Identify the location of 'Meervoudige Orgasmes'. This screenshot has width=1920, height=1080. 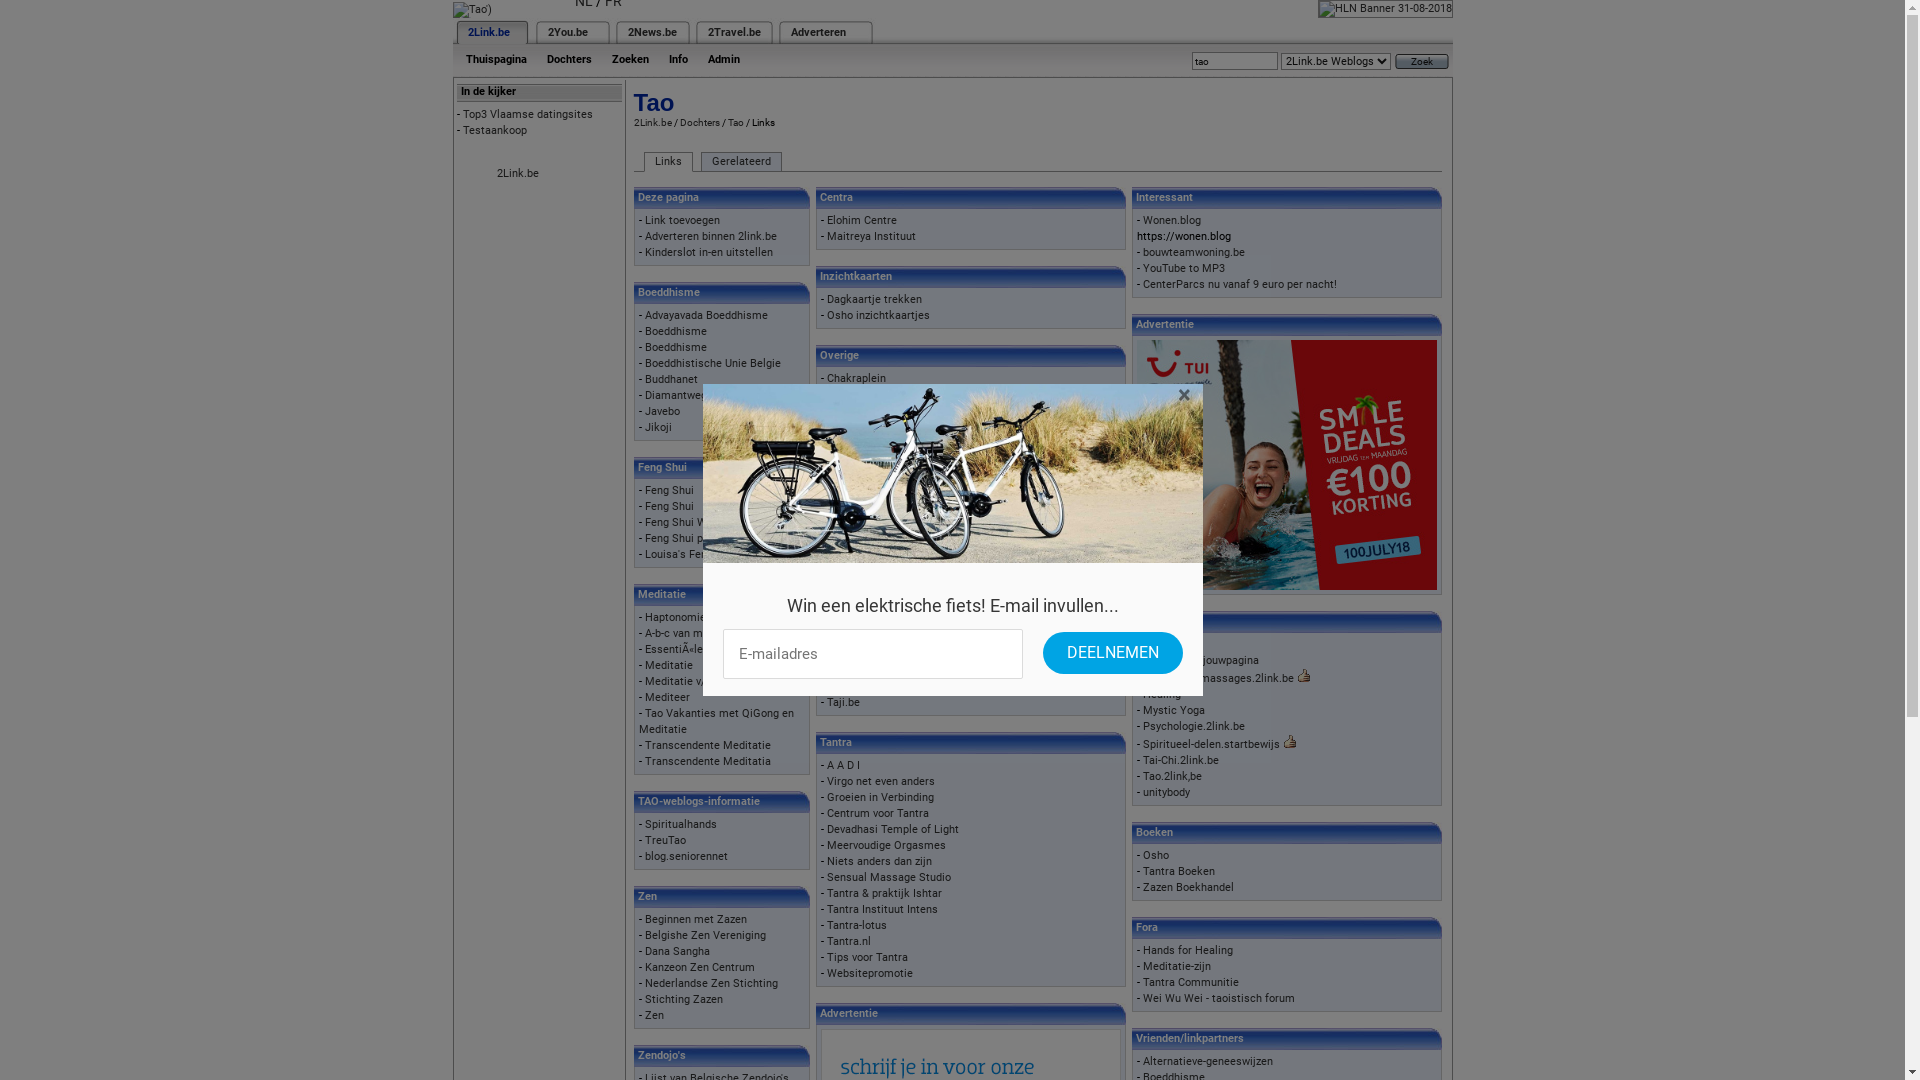
(884, 845).